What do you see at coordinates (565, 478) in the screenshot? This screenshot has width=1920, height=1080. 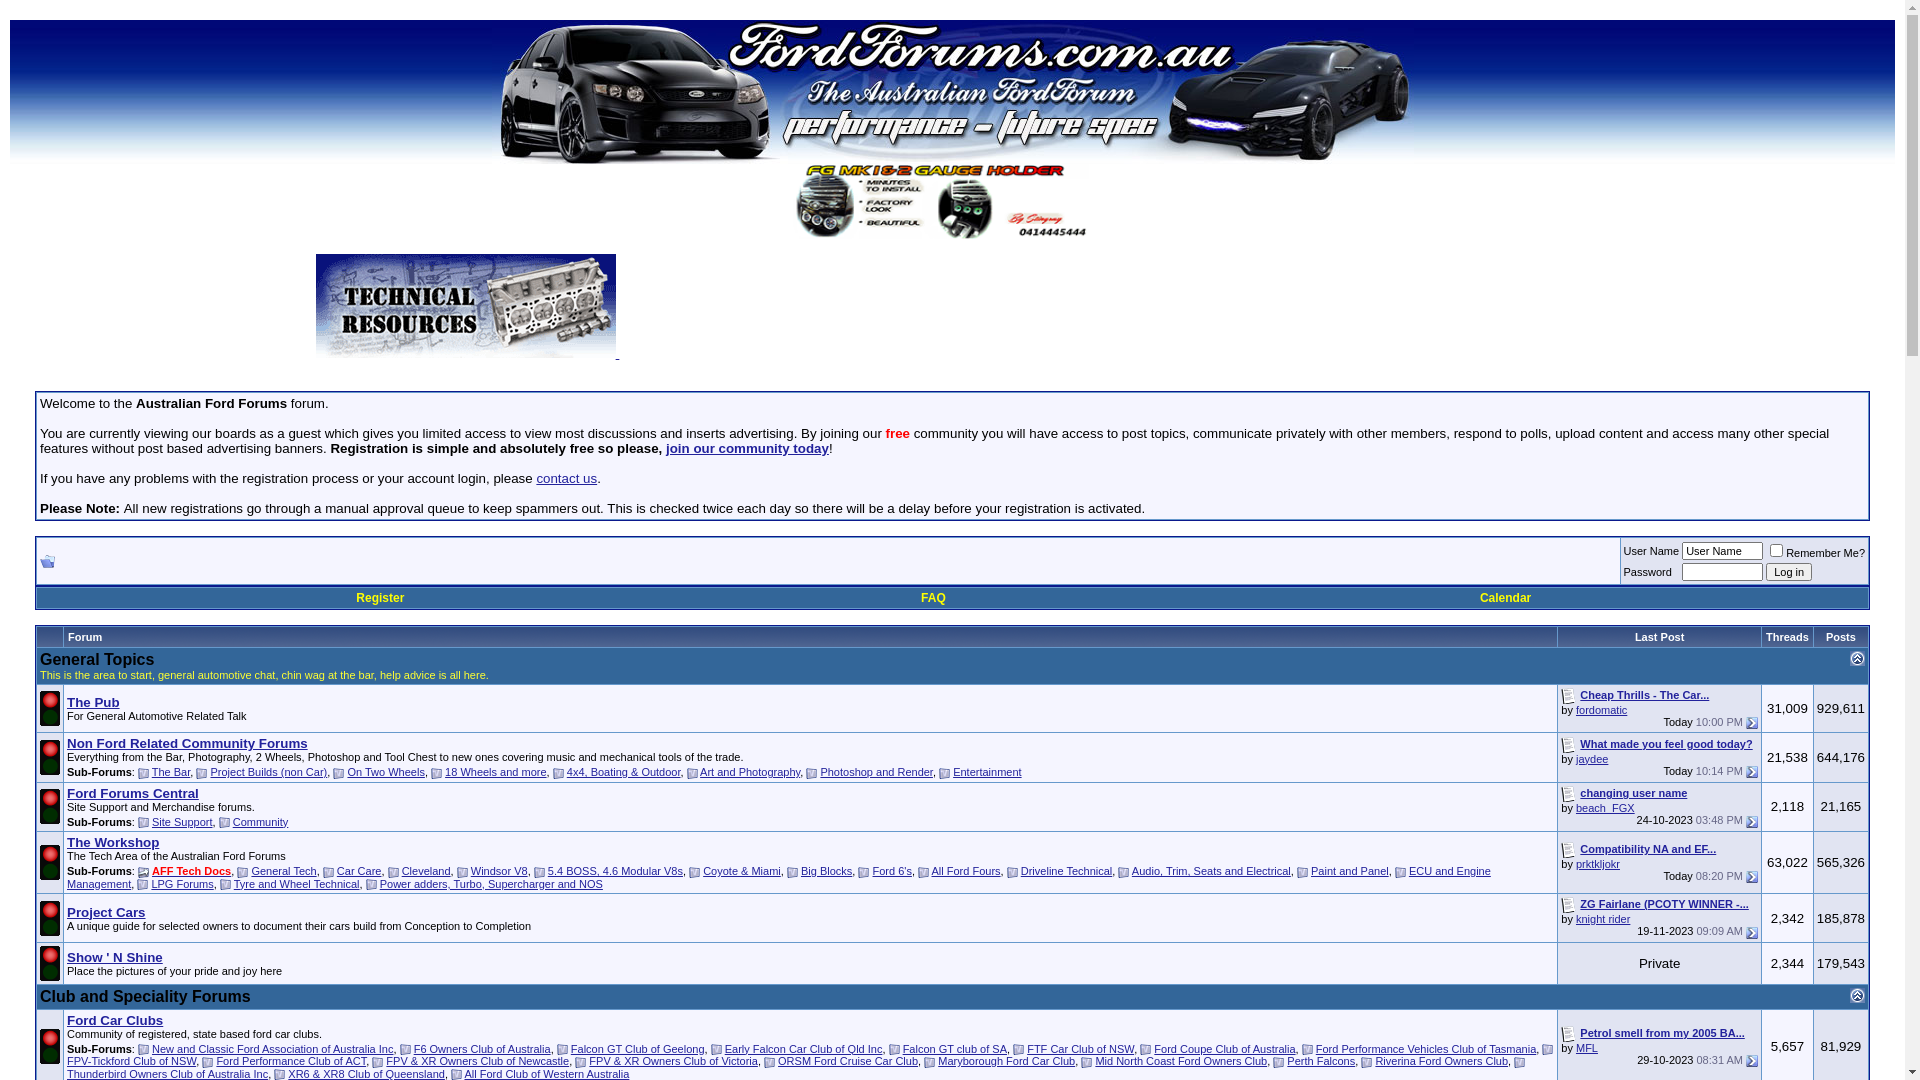 I see `'contact us'` at bounding box center [565, 478].